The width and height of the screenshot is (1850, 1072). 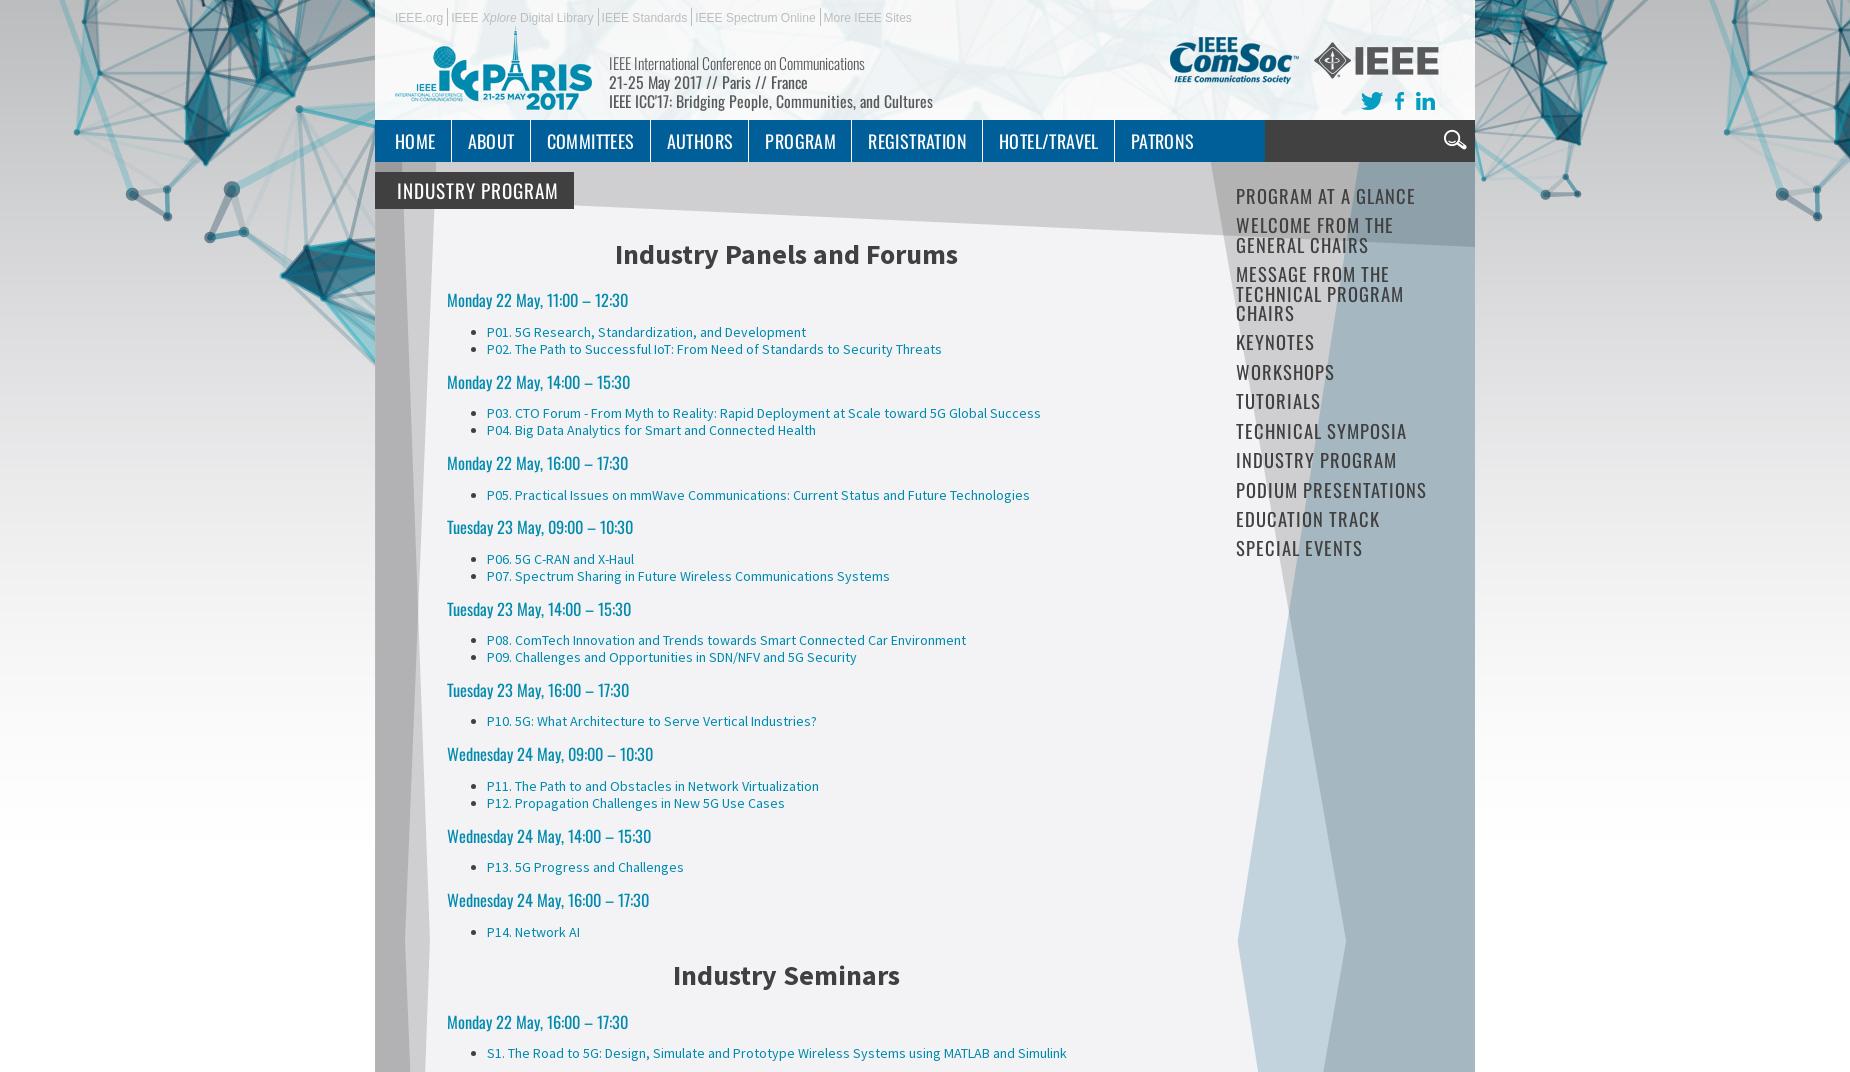 What do you see at coordinates (1274, 341) in the screenshot?
I see `'Keynotes'` at bounding box center [1274, 341].